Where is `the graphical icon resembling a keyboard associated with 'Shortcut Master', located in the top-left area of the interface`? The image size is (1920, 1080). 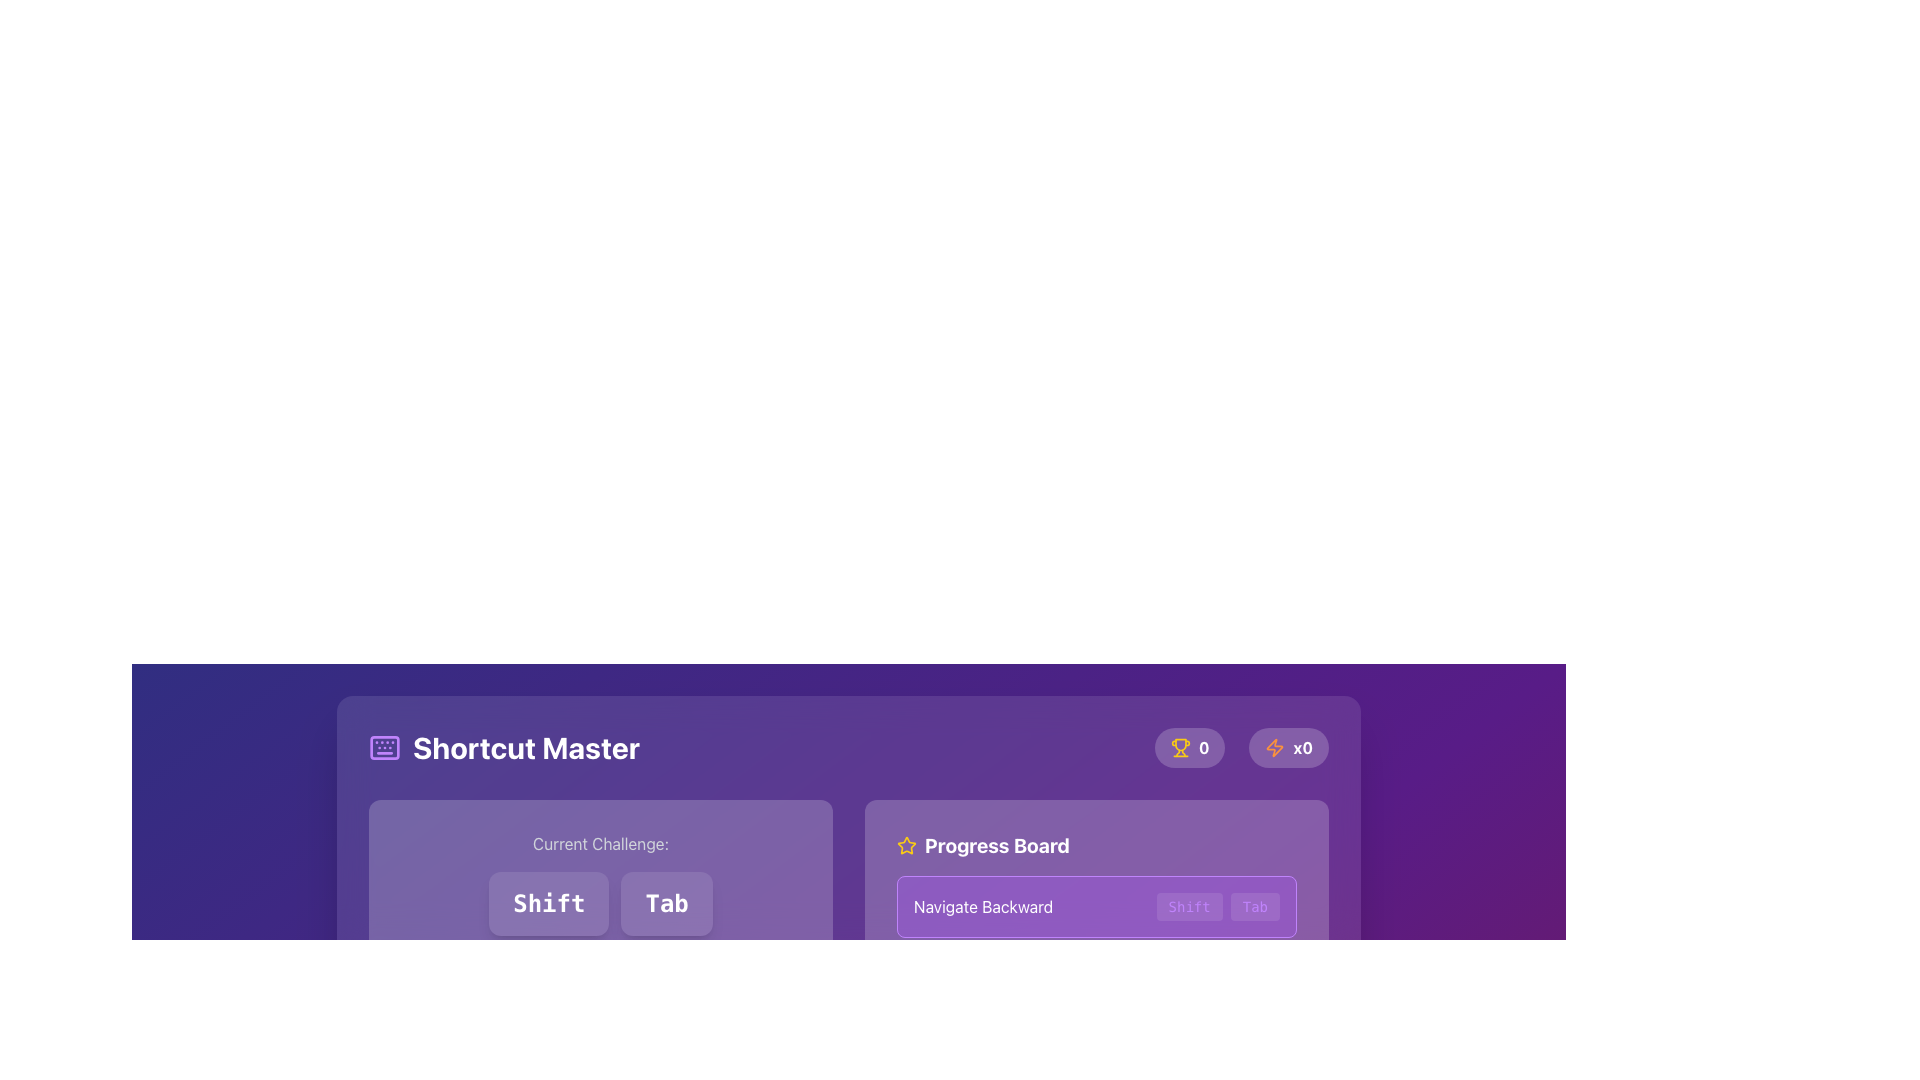
the graphical icon resembling a keyboard associated with 'Shortcut Master', located in the top-left area of the interface is located at coordinates (384, 748).